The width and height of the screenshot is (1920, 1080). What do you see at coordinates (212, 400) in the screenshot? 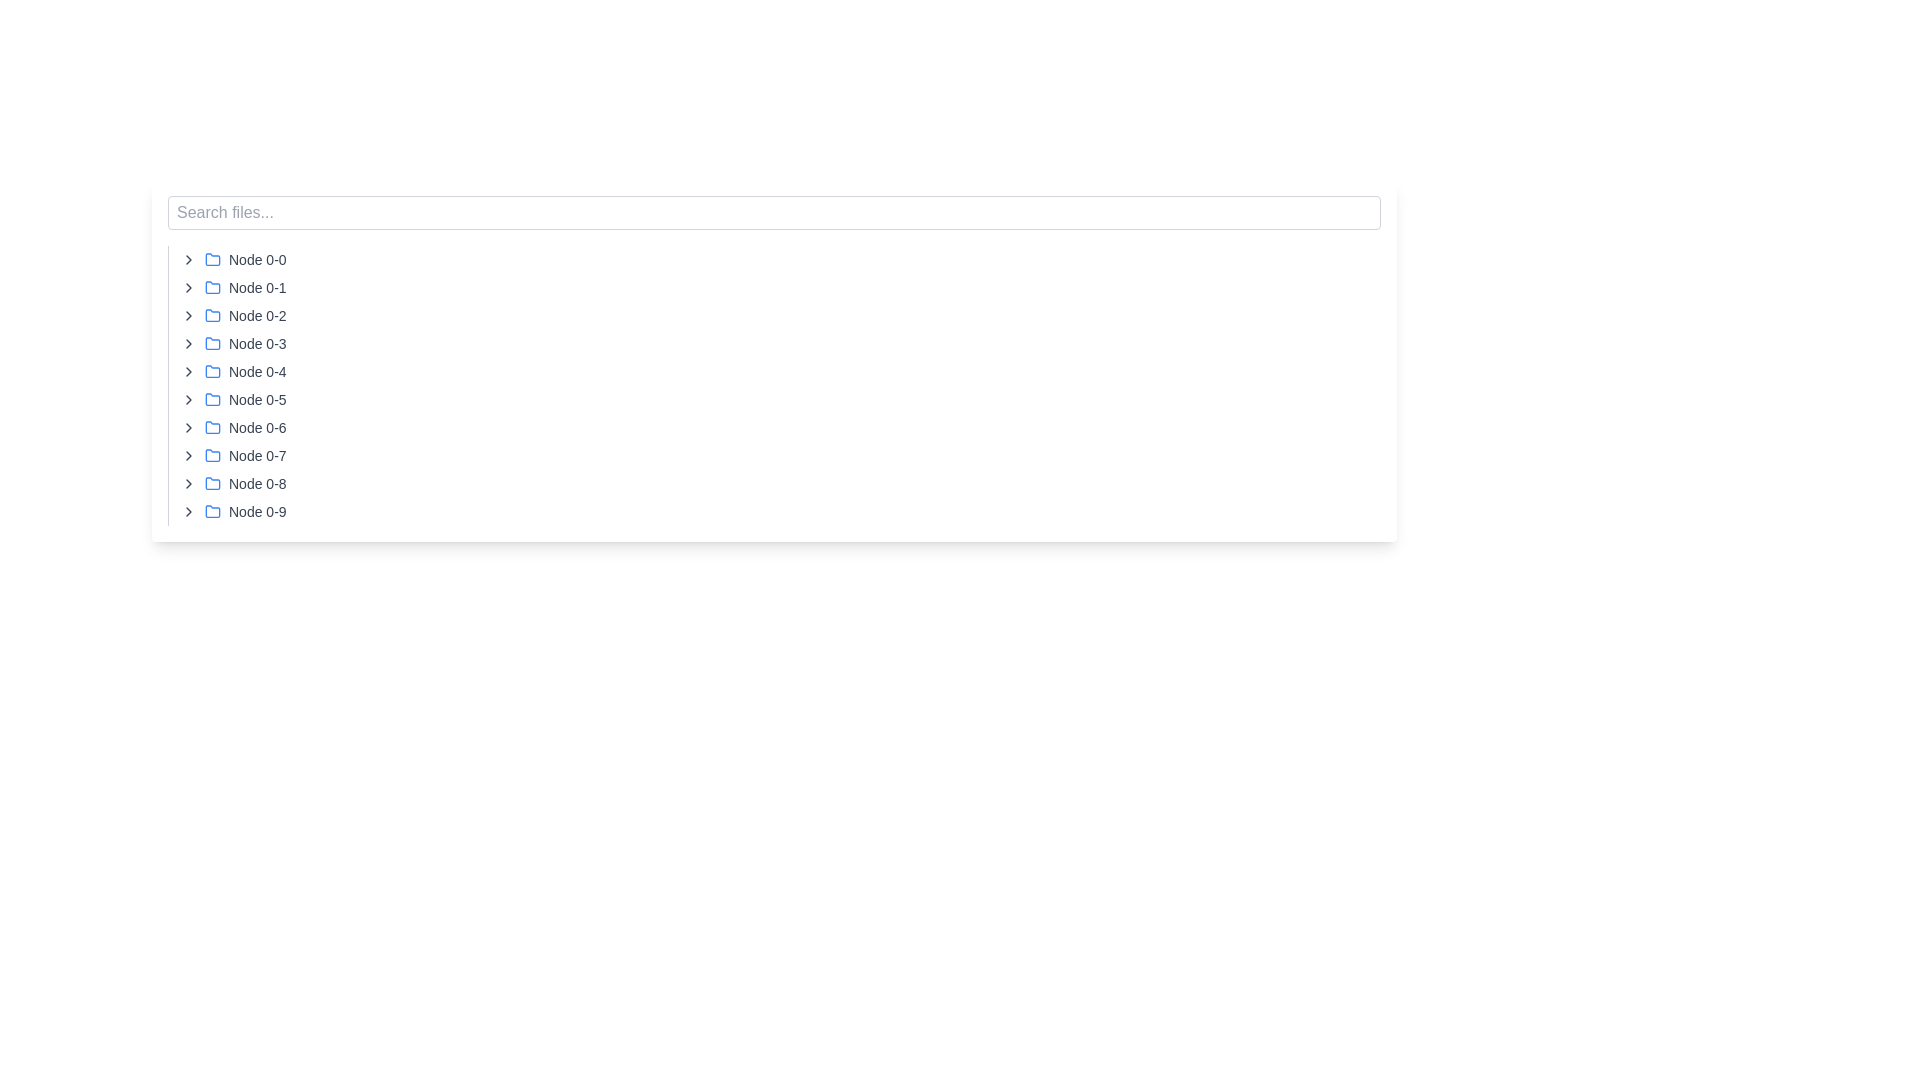
I see `the blue folder icon located next to the text 'Node 0-5' in the file explorer list, which is the third icon in the sequence` at bounding box center [212, 400].